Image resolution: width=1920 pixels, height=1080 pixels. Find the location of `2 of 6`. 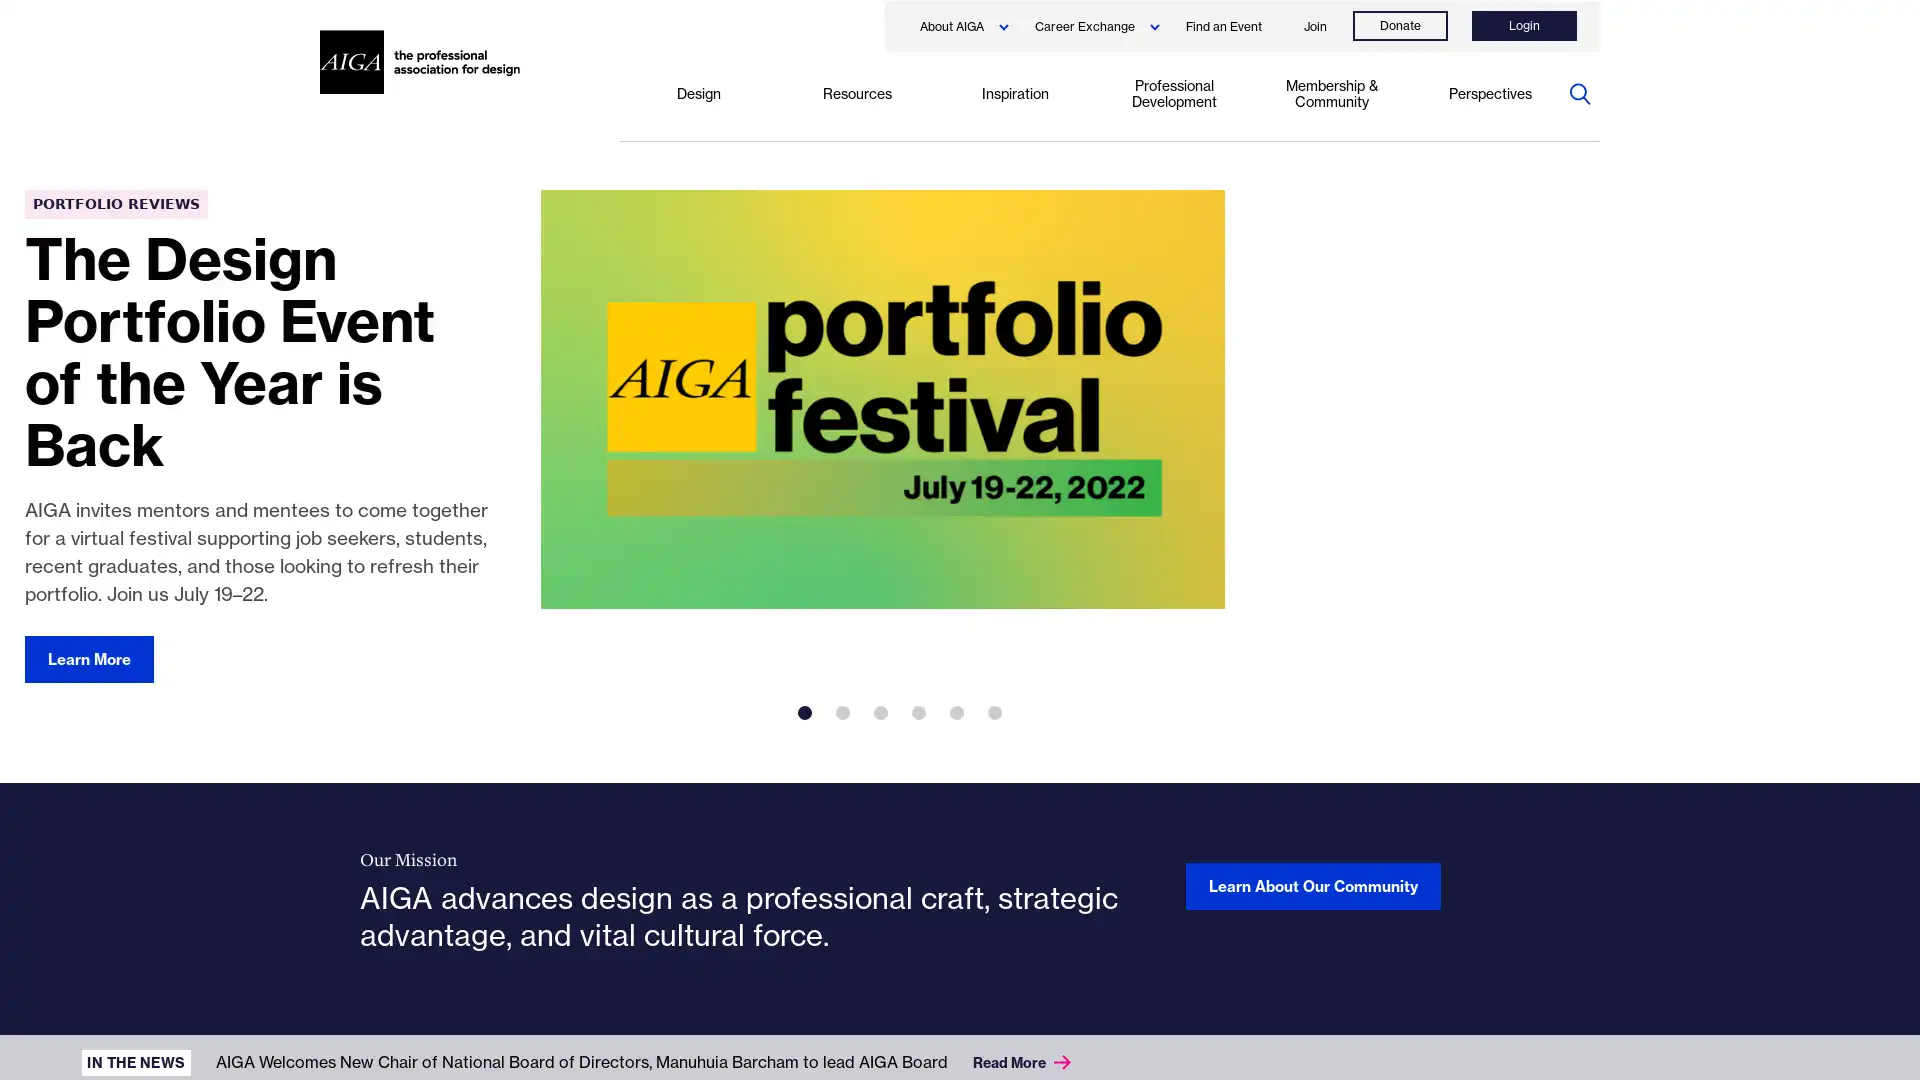

2 of 6 is located at coordinates (843, 712).